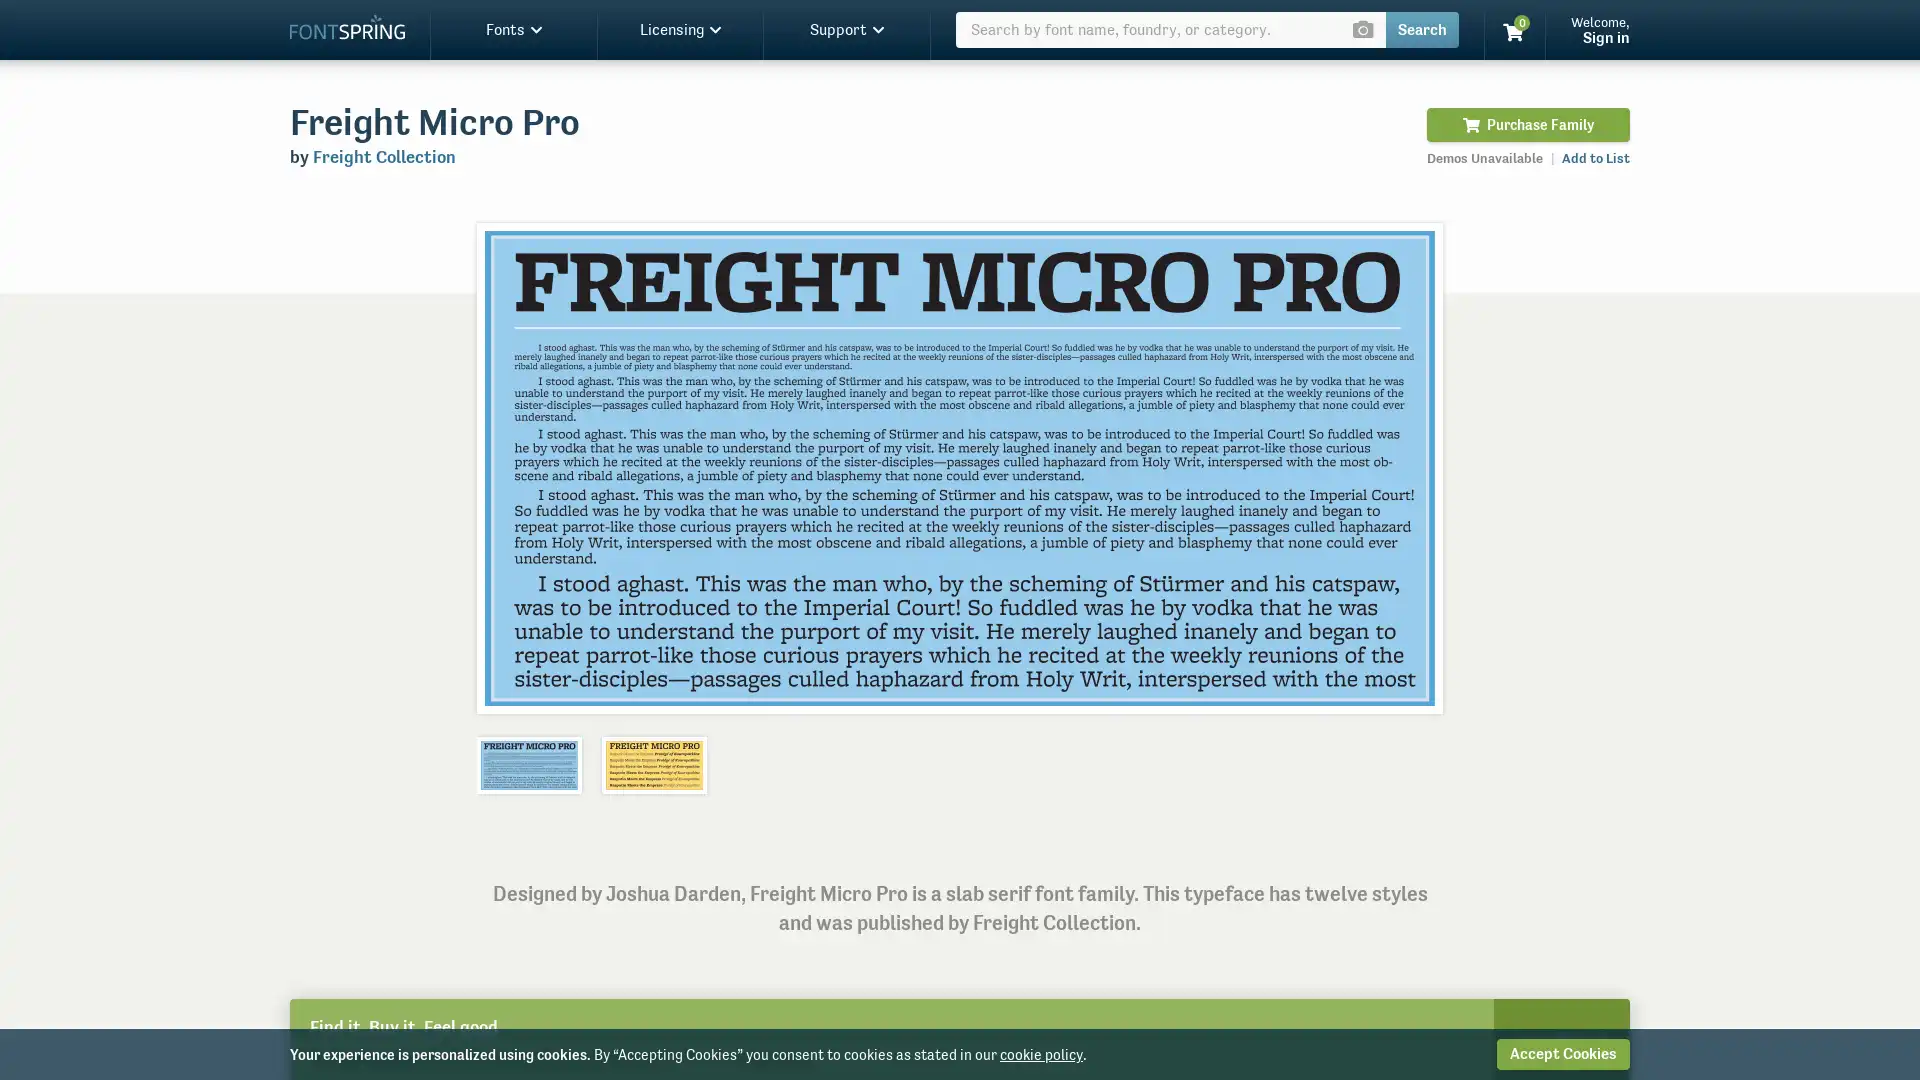  Describe the element at coordinates (1421, 30) in the screenshot. I see `Search` at that location.